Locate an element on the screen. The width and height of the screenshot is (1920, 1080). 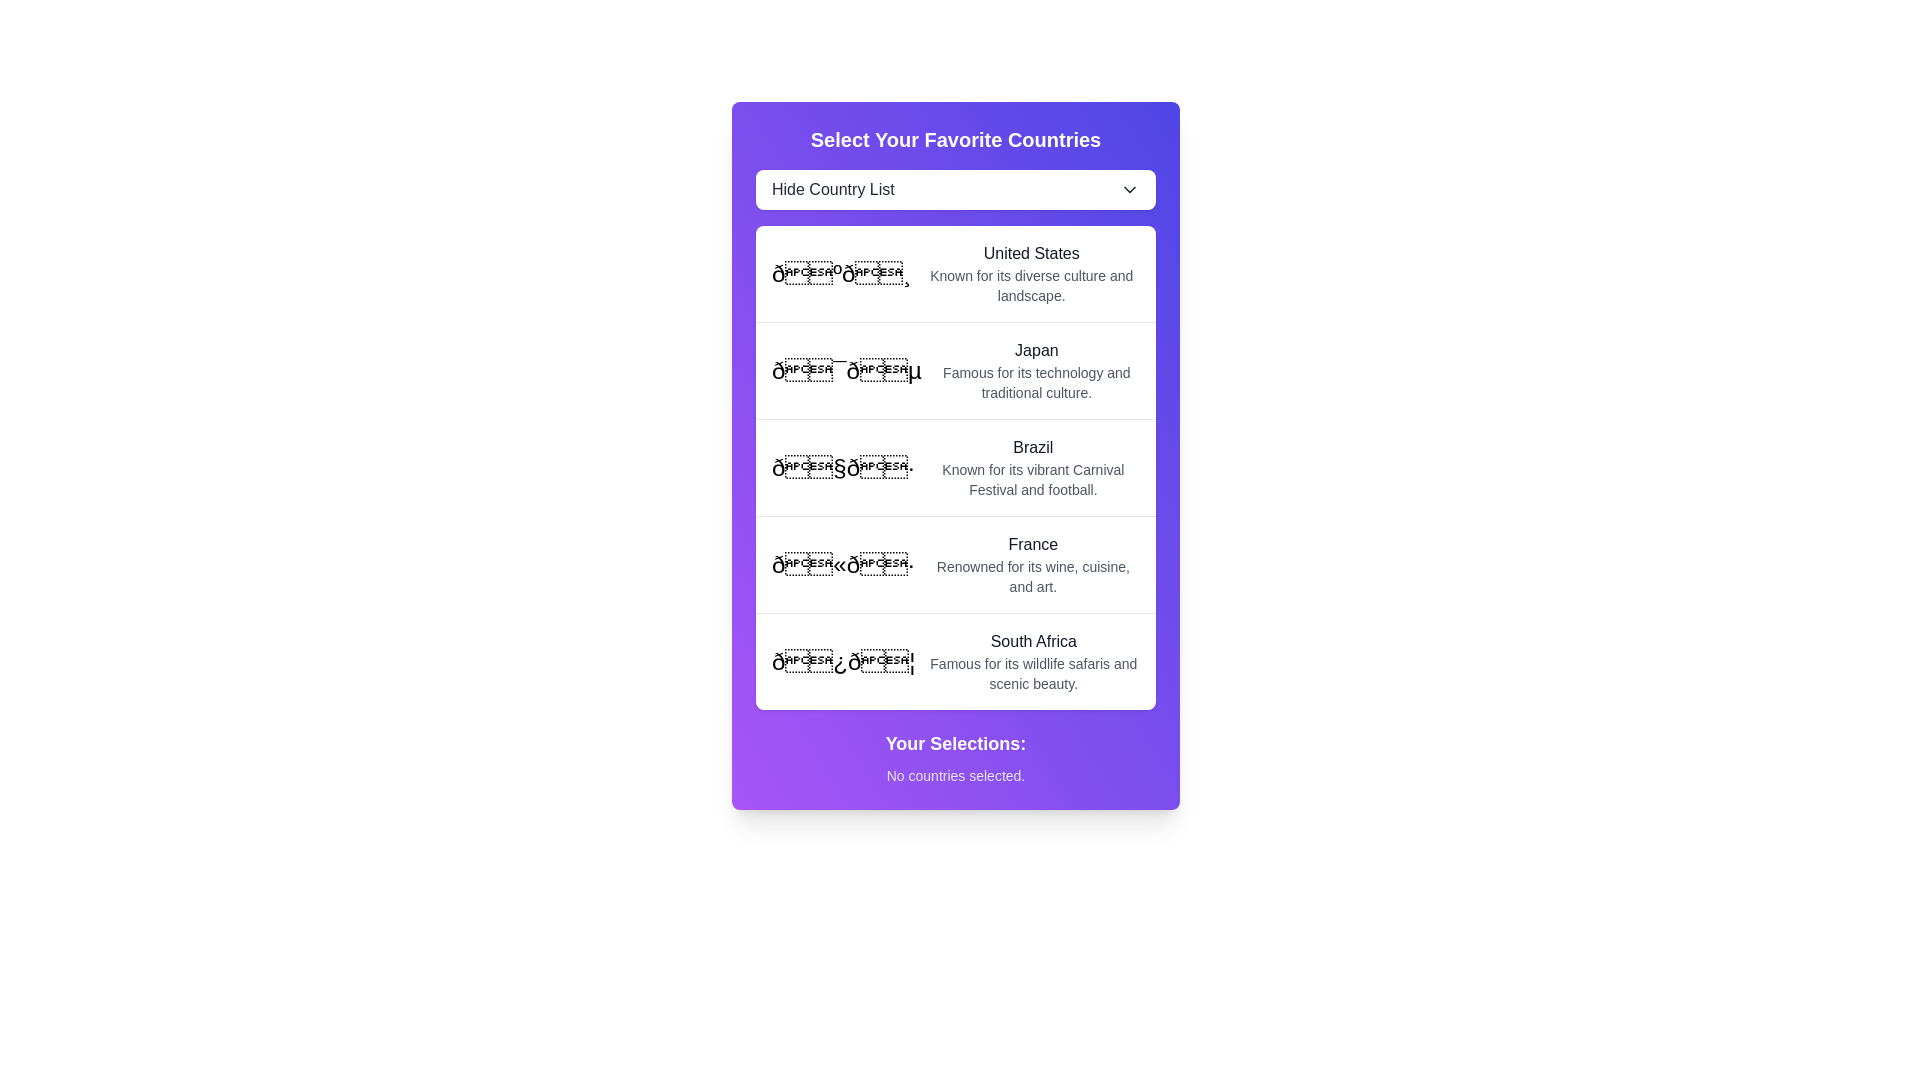
the static text element that provides information about 'South Africa', located below the primary label in the bottommost row of the country list is located at coordinates (1033, 674).